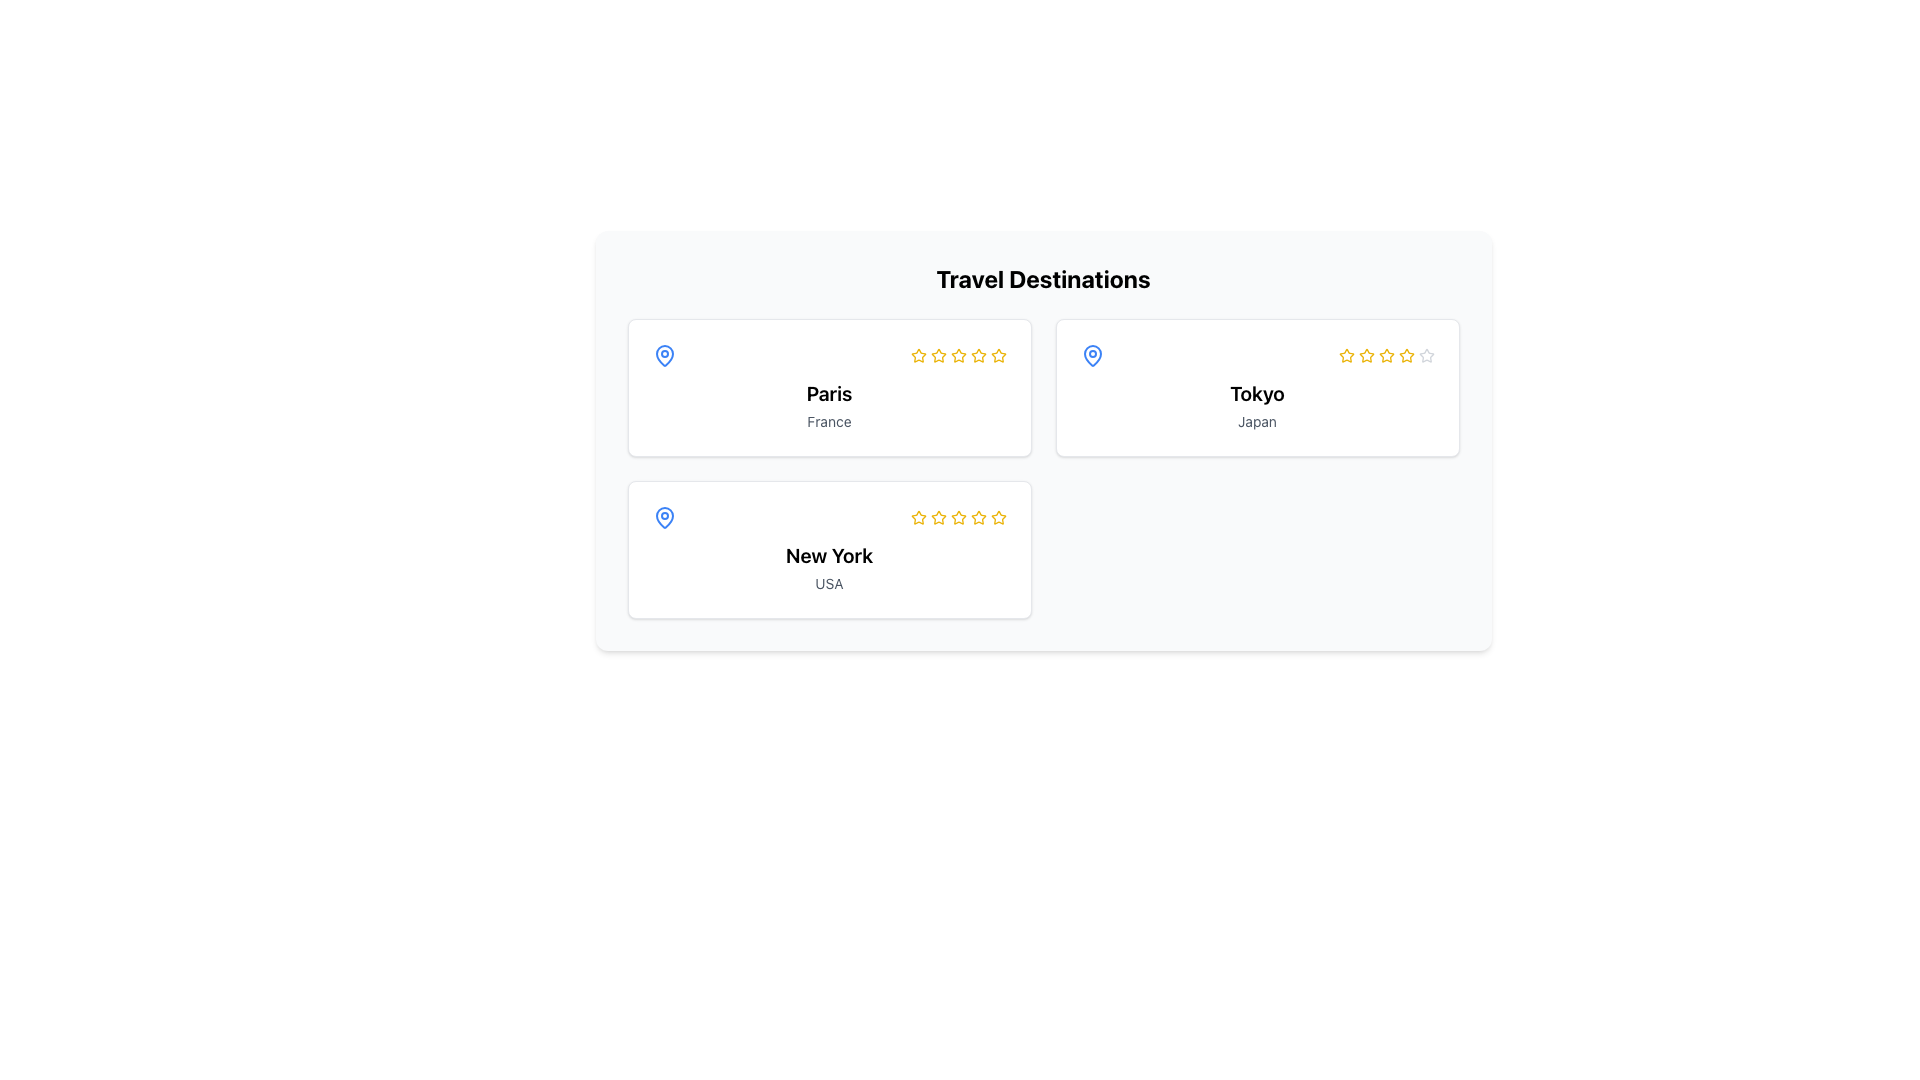 This screenshot has height=1080, width=1920. Describe the element at coordinates (1405, 354) in the screenshot. I see `the fifth star in the rating row under the 'Tokyo, Japan' card` at that location.